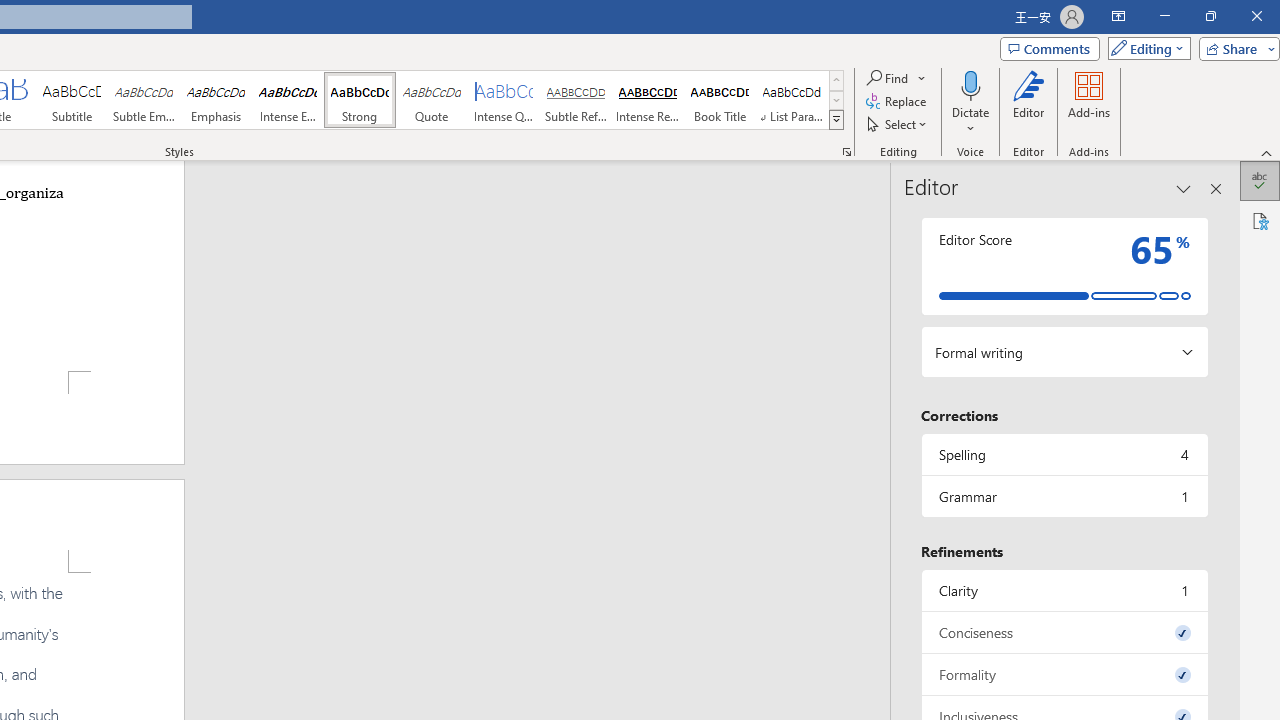 The width and height of the screenshot is (1280, 720). Describe the element at coordinates (1063, 674) in the screenshot. I see `'Formality, 0 issues. Press space or enter to review items.'` at that location.